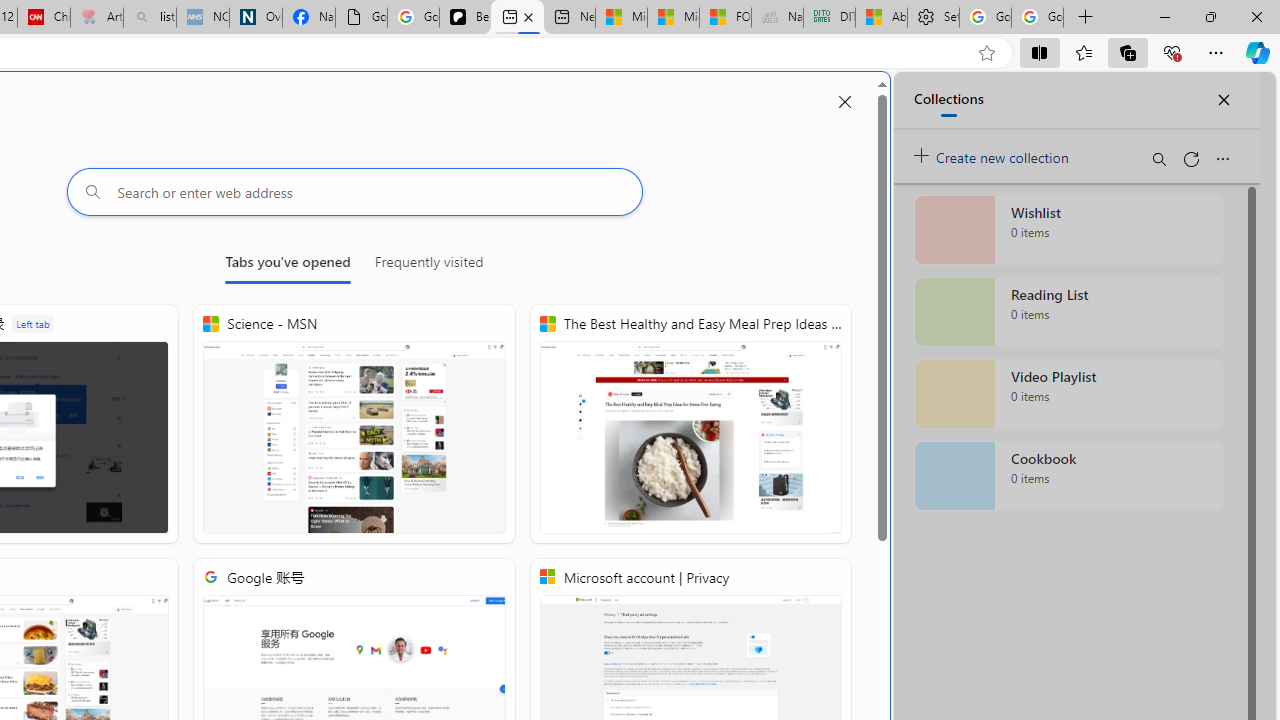 The image size is (1280, 720). What do you see at coordinates (287, 265) in the screenshot?
I see `'Tabs you'` at bounding box center [287, 265].